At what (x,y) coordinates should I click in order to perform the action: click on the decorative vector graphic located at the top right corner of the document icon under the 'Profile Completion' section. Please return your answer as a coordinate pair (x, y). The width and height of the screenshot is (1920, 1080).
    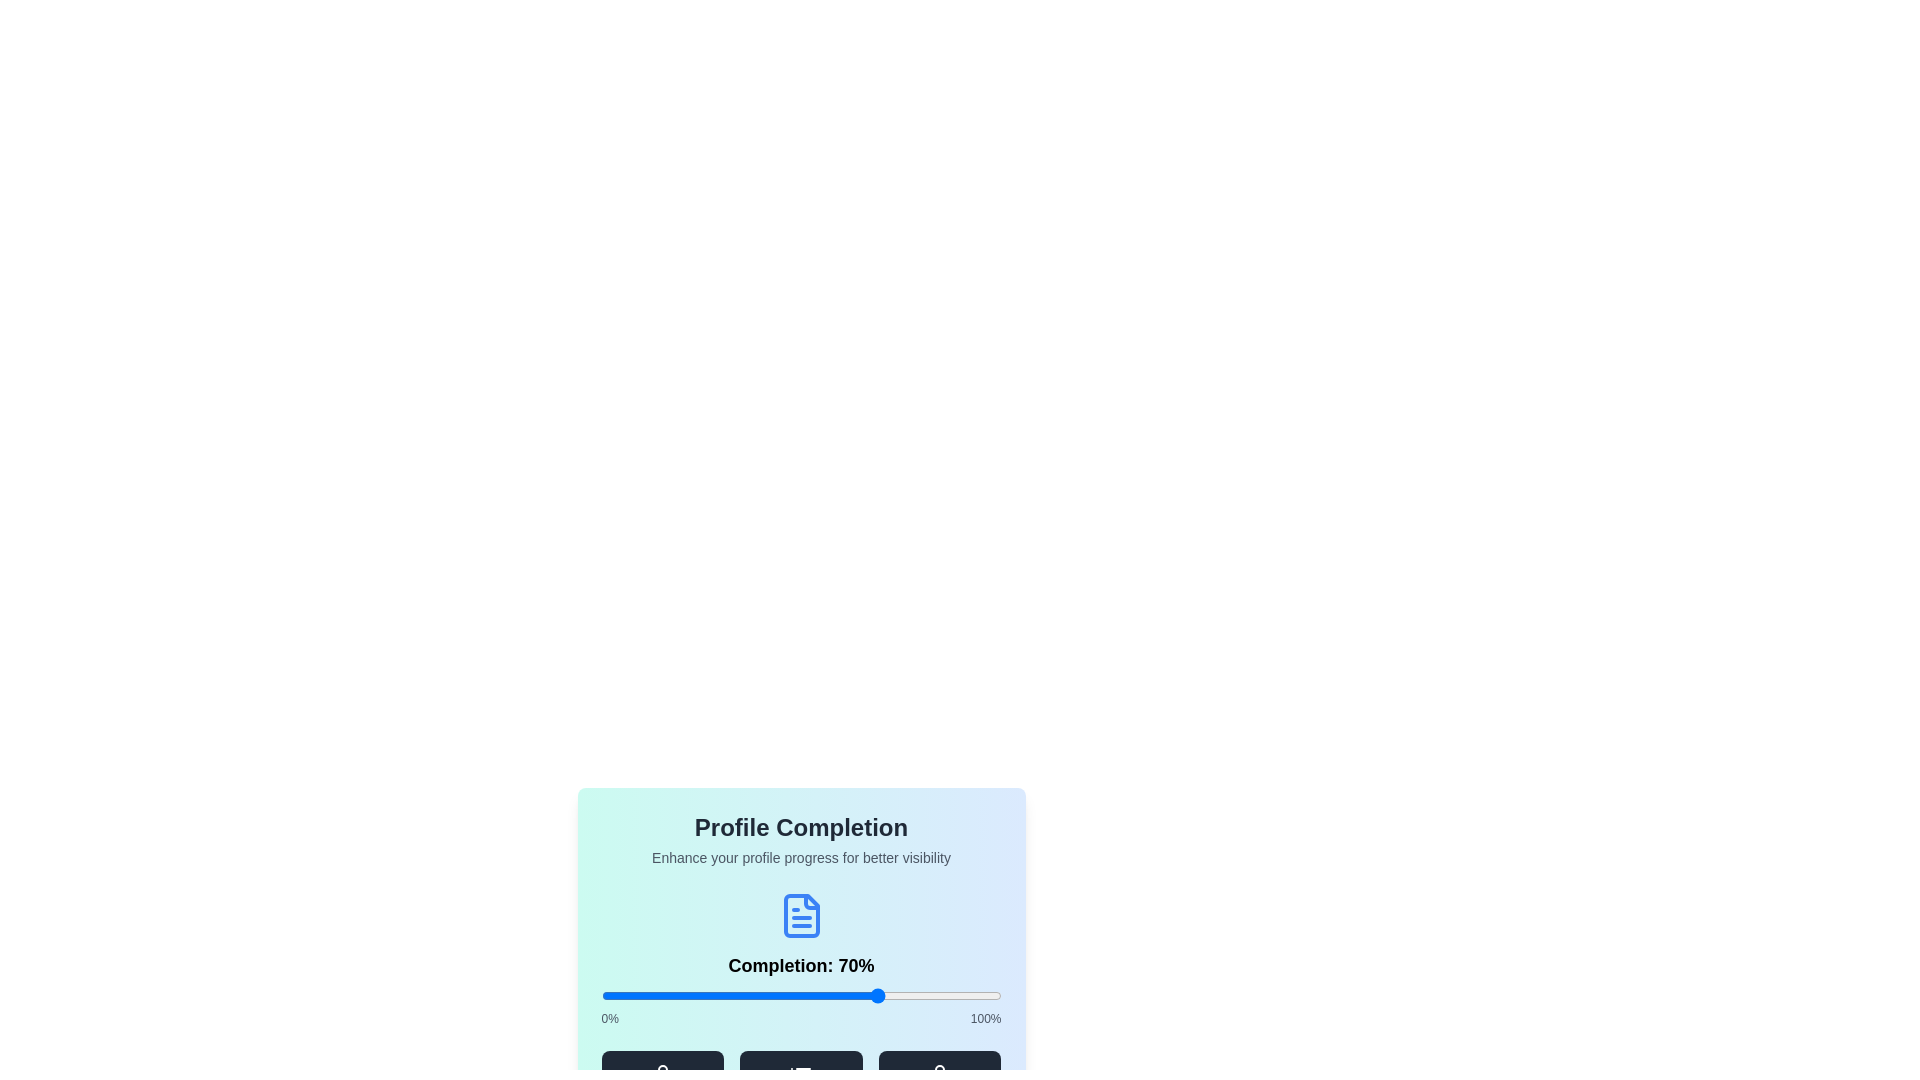
    Looking at the image, I should click on (811, 902).